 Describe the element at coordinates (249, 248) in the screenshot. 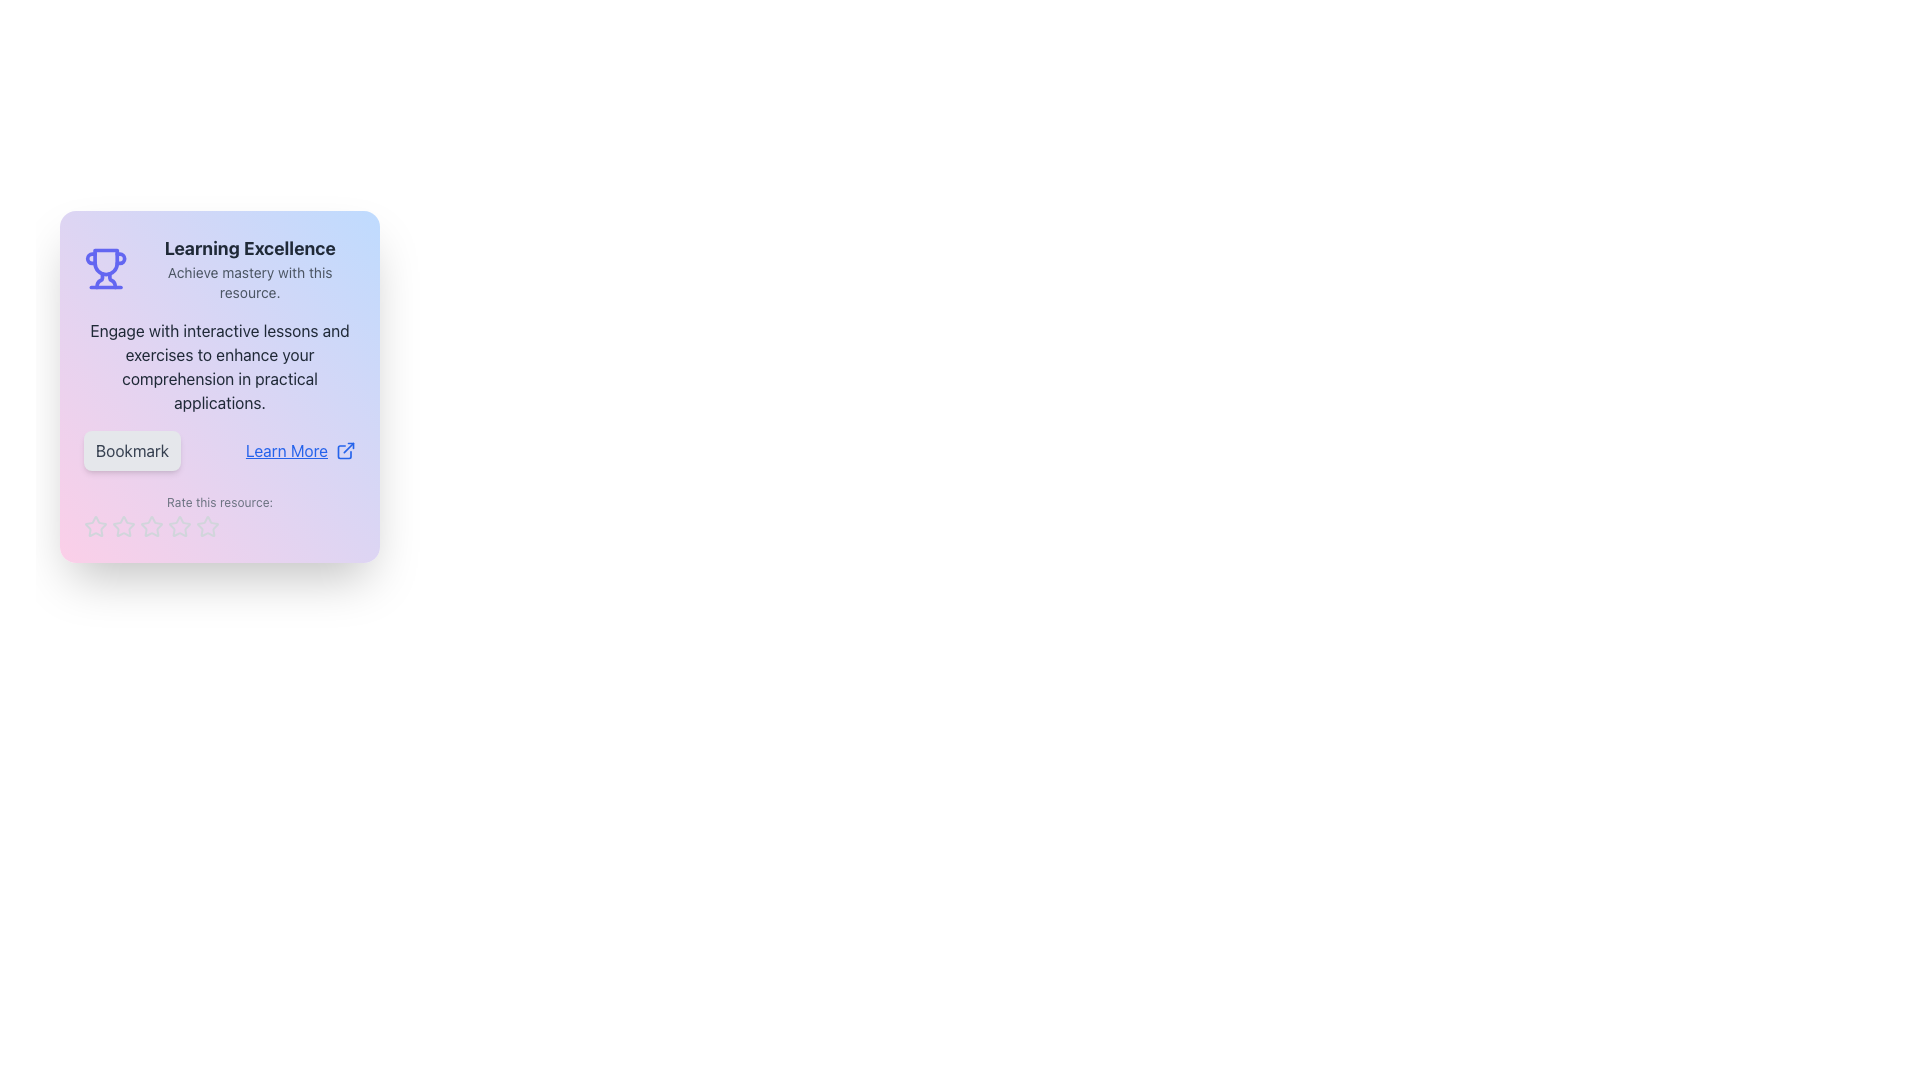

I see `the 'Learning Excellence' text header, which is styled in bold dark gray font and located centrally at the top of the card layout` at that location.